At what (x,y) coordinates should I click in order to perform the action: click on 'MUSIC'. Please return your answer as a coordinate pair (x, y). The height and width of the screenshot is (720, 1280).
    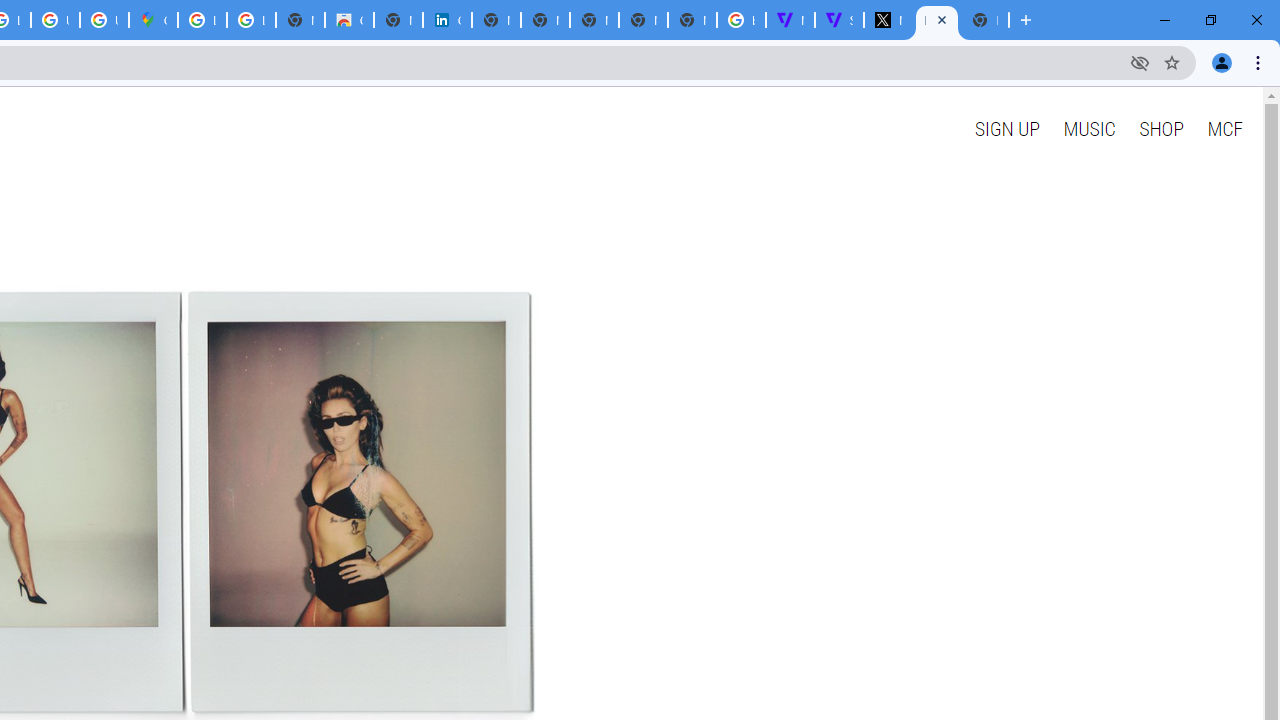
    Looking at the image, I should click on (1088, 128).